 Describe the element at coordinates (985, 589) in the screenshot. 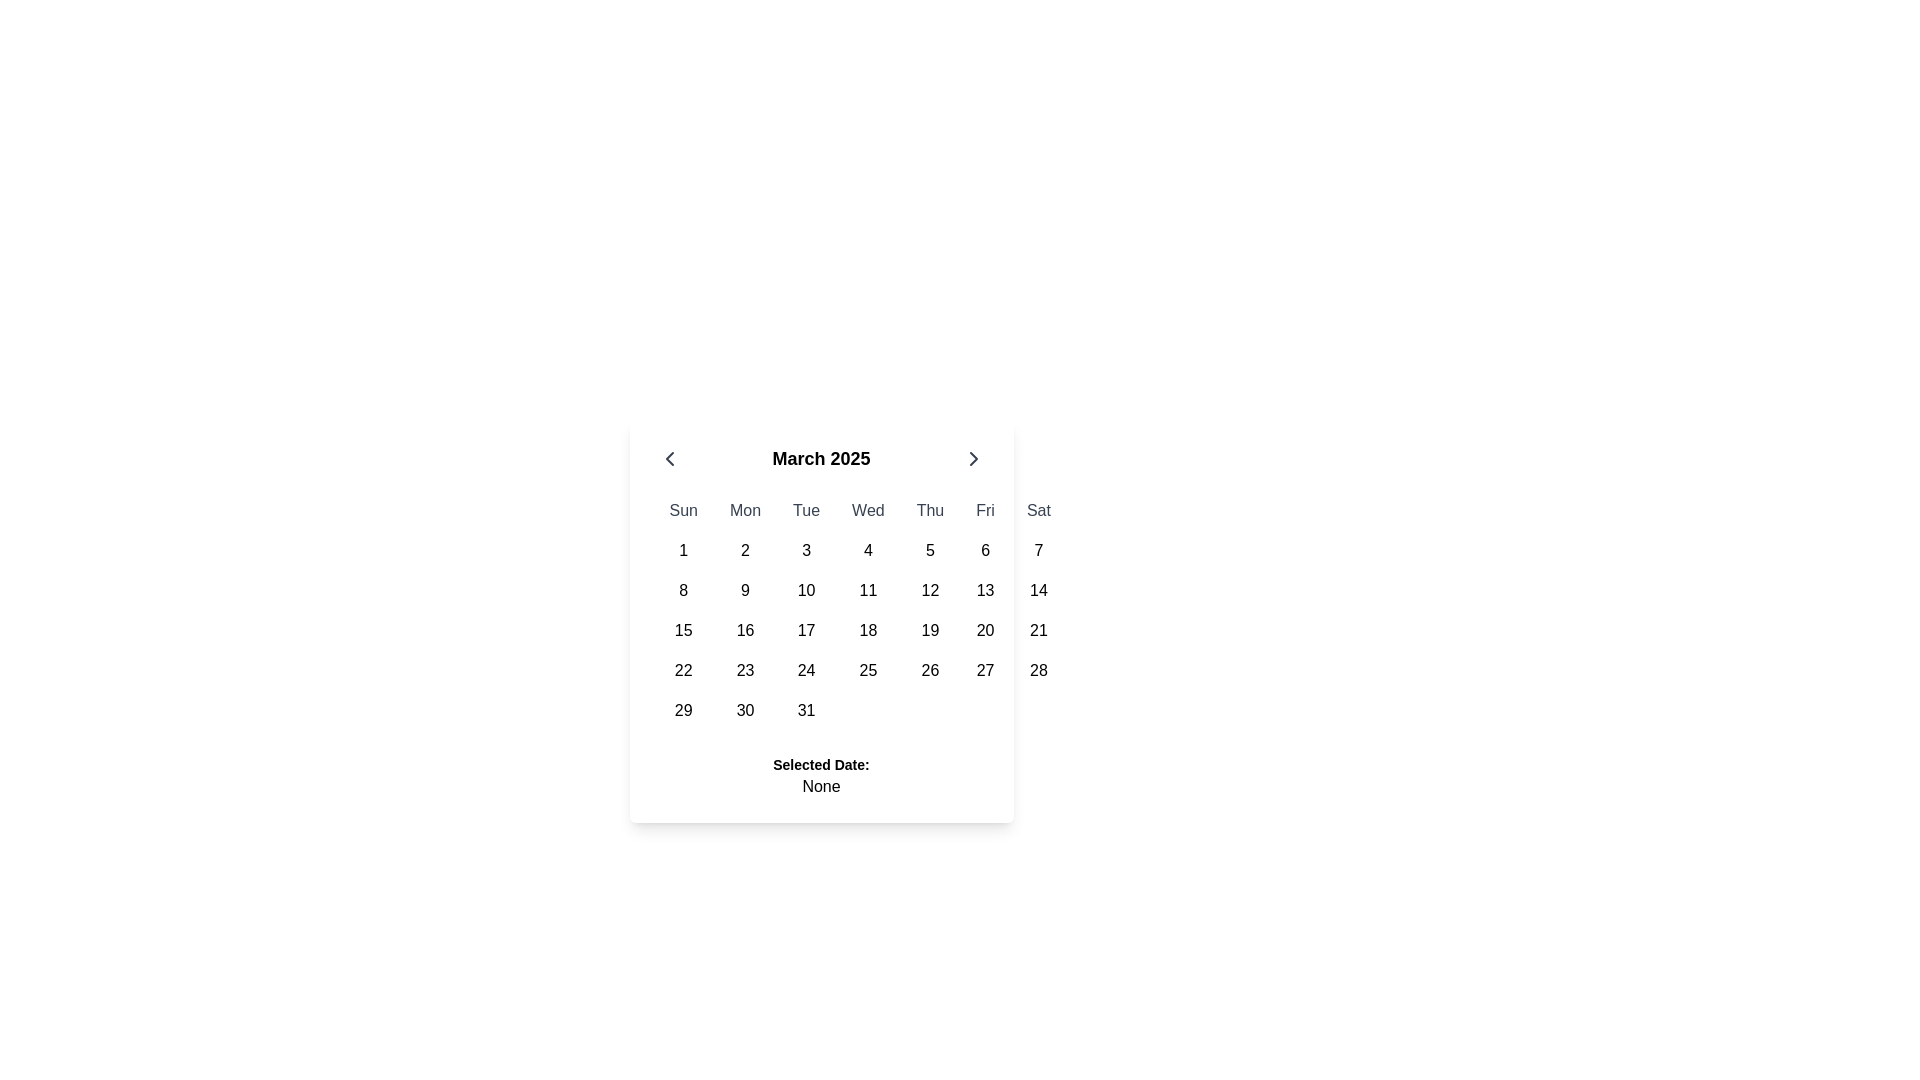

I see `the text element displaying the number '13'` at that location.